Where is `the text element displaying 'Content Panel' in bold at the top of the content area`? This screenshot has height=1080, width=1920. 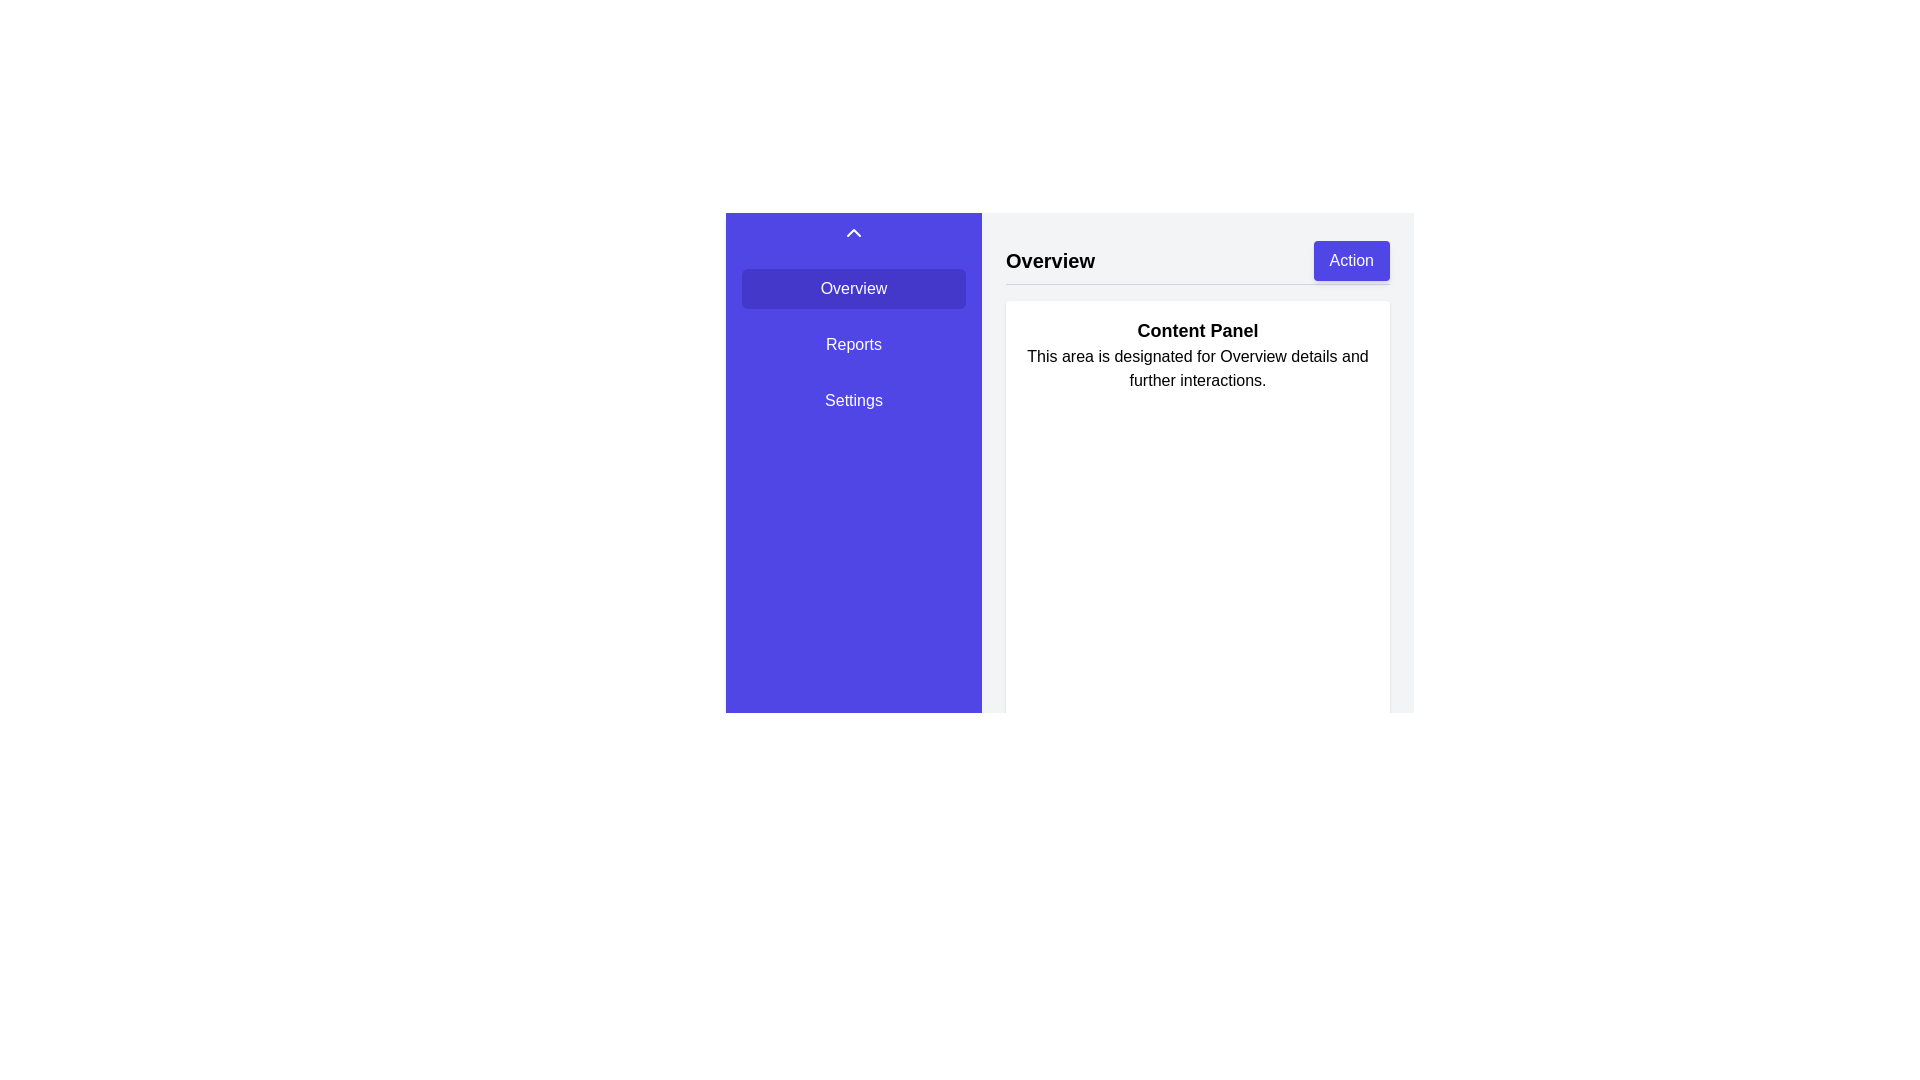
the text element displaying 'Content Panel' in bold at the top of the content area is located at coordinates (1198, 330).